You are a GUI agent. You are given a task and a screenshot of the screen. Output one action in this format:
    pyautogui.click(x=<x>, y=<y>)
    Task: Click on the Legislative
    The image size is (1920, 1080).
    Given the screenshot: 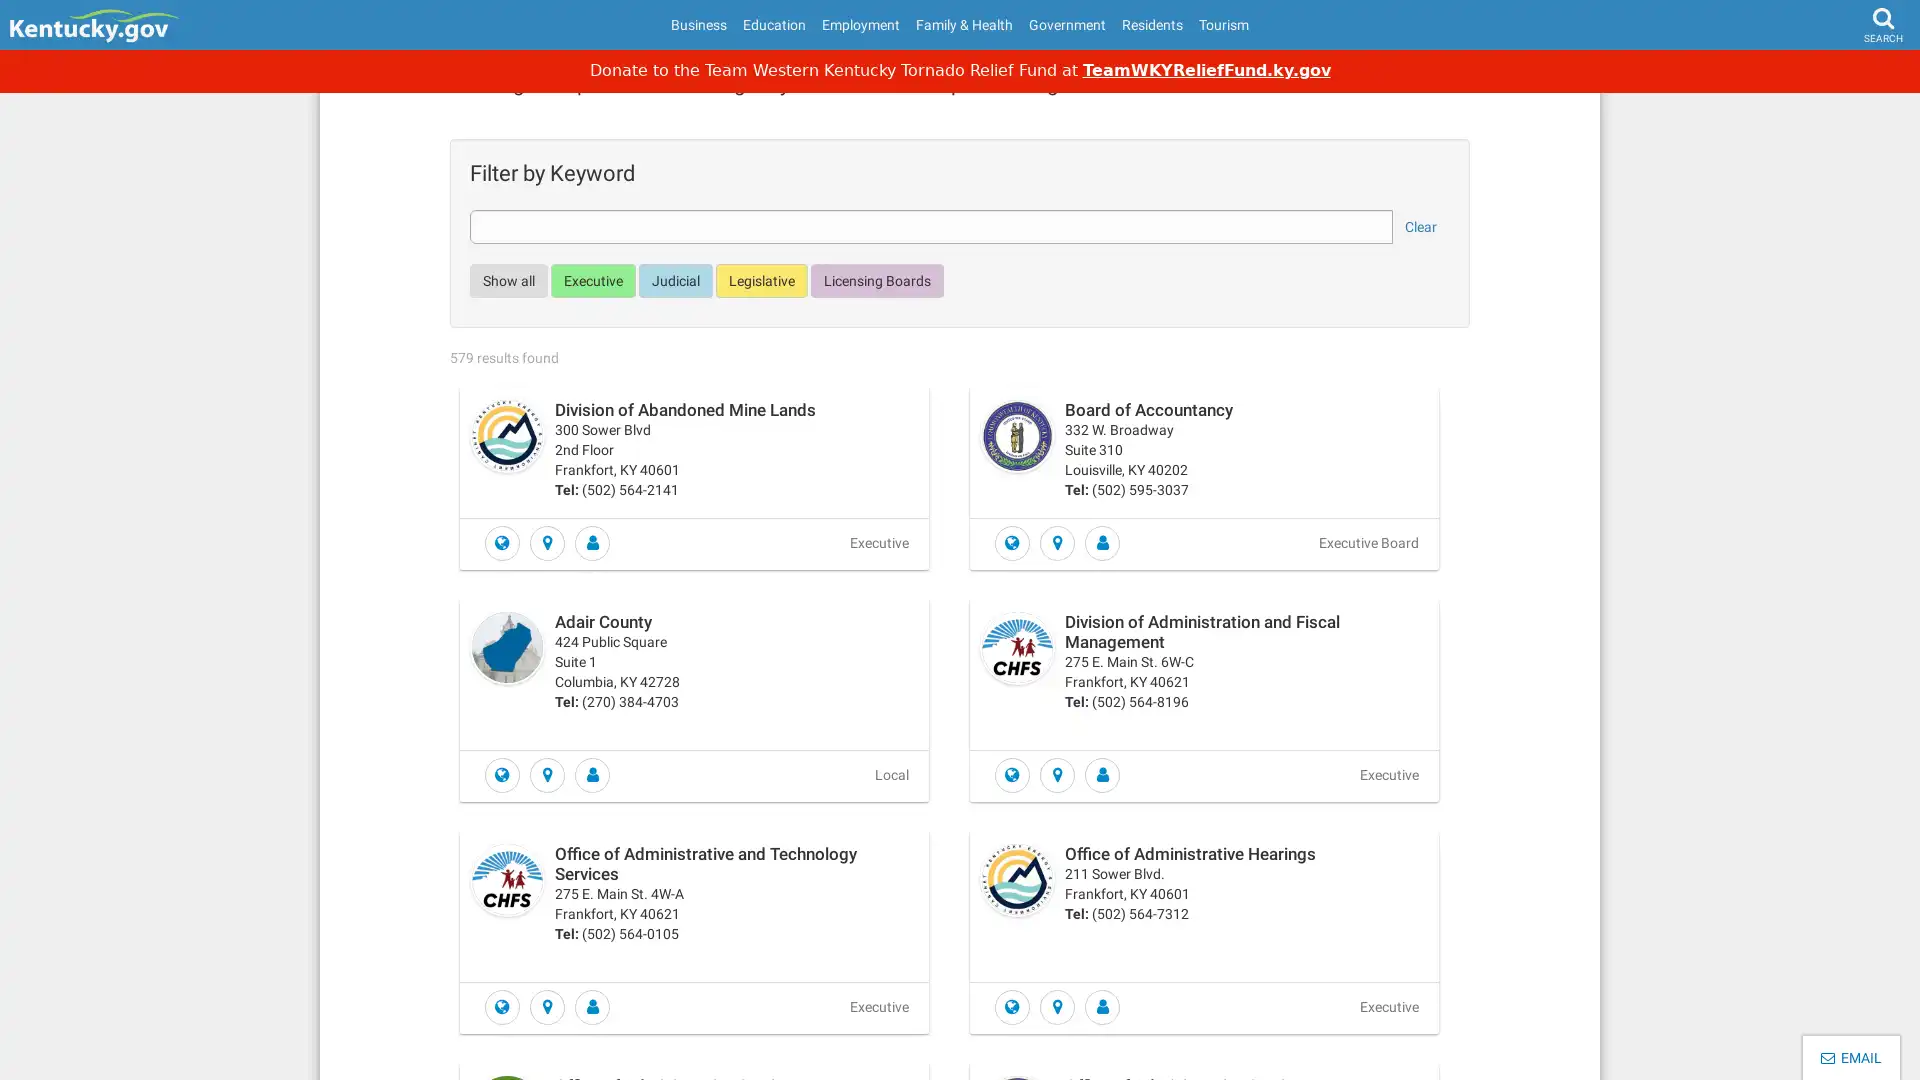 What is the action you would take?
    pyautogui.click(x=761, y=281)
    